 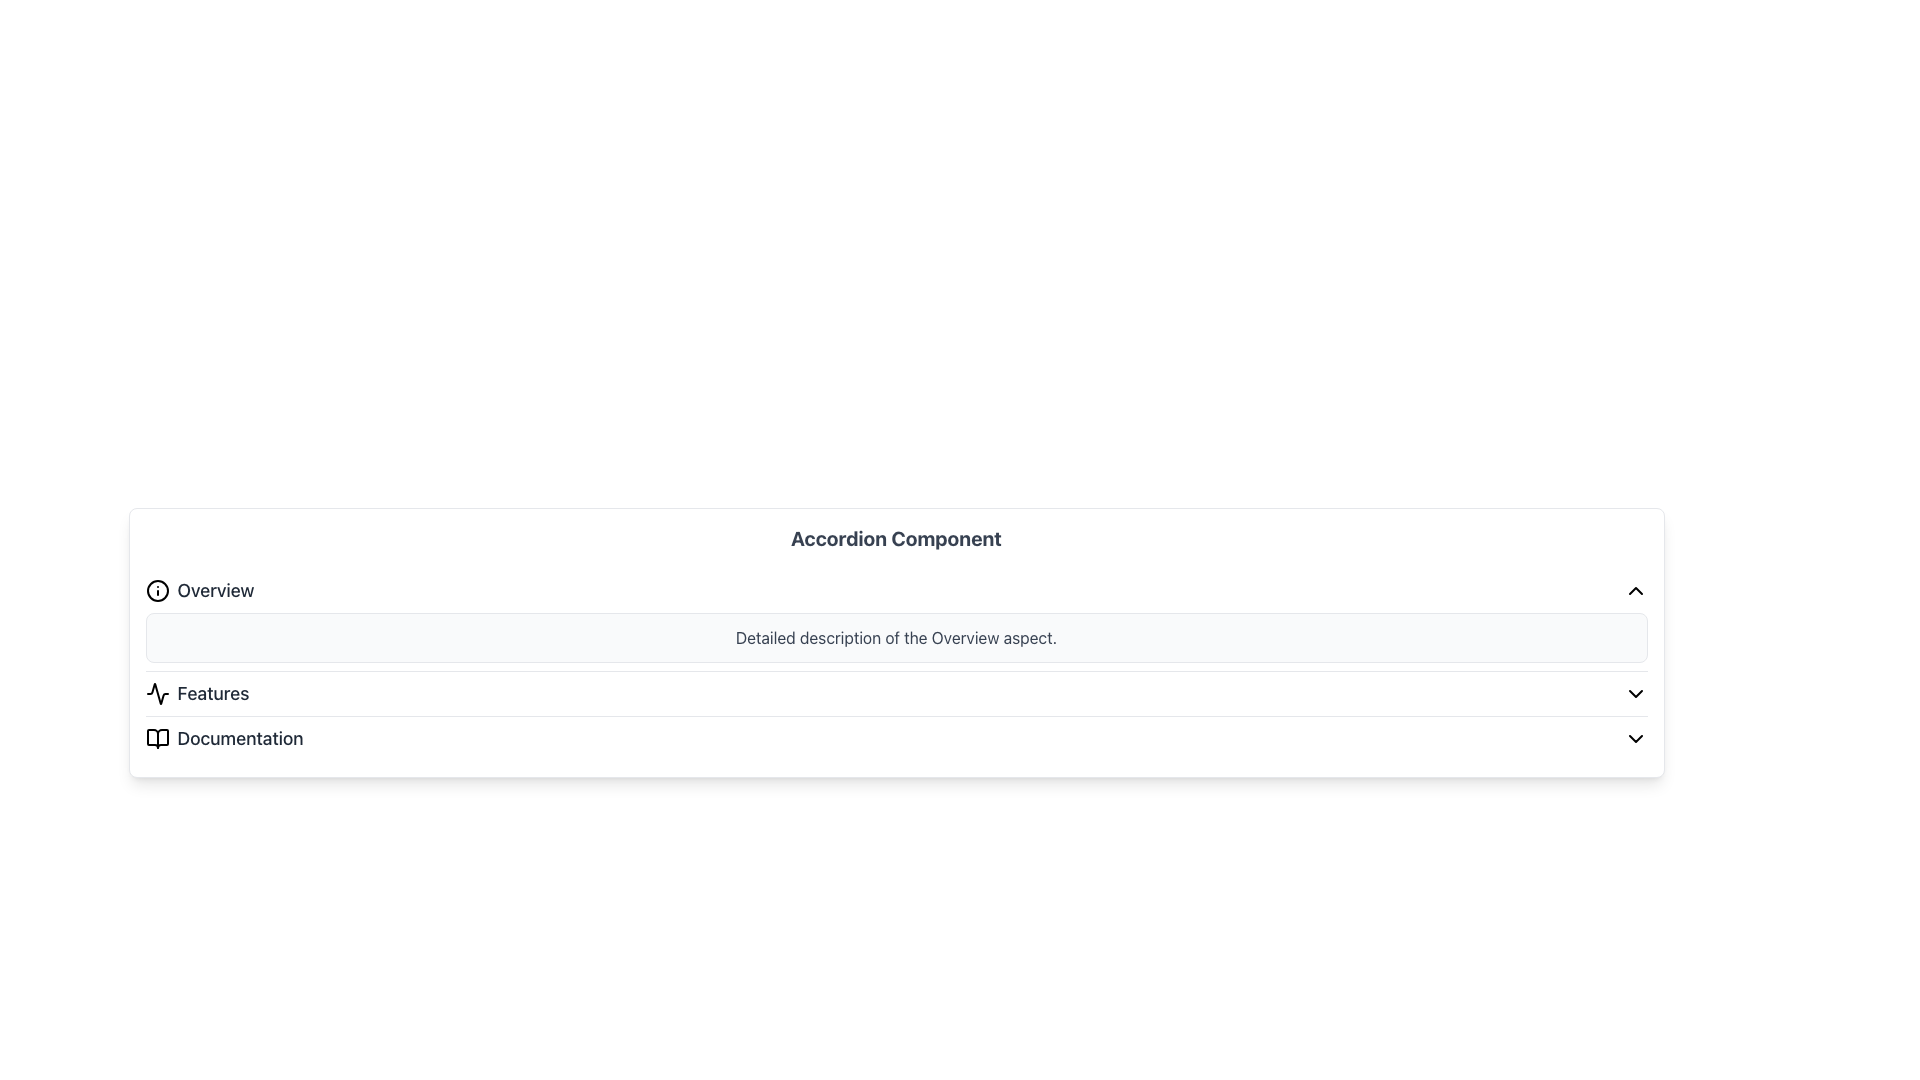 What do you see at coordinates (156, 739) in the screenshot?
I see `the open book icon located beside the 'Documentation' label in the vertical list, which is the bottom-most item in the list` at bounding box center [156, 739].